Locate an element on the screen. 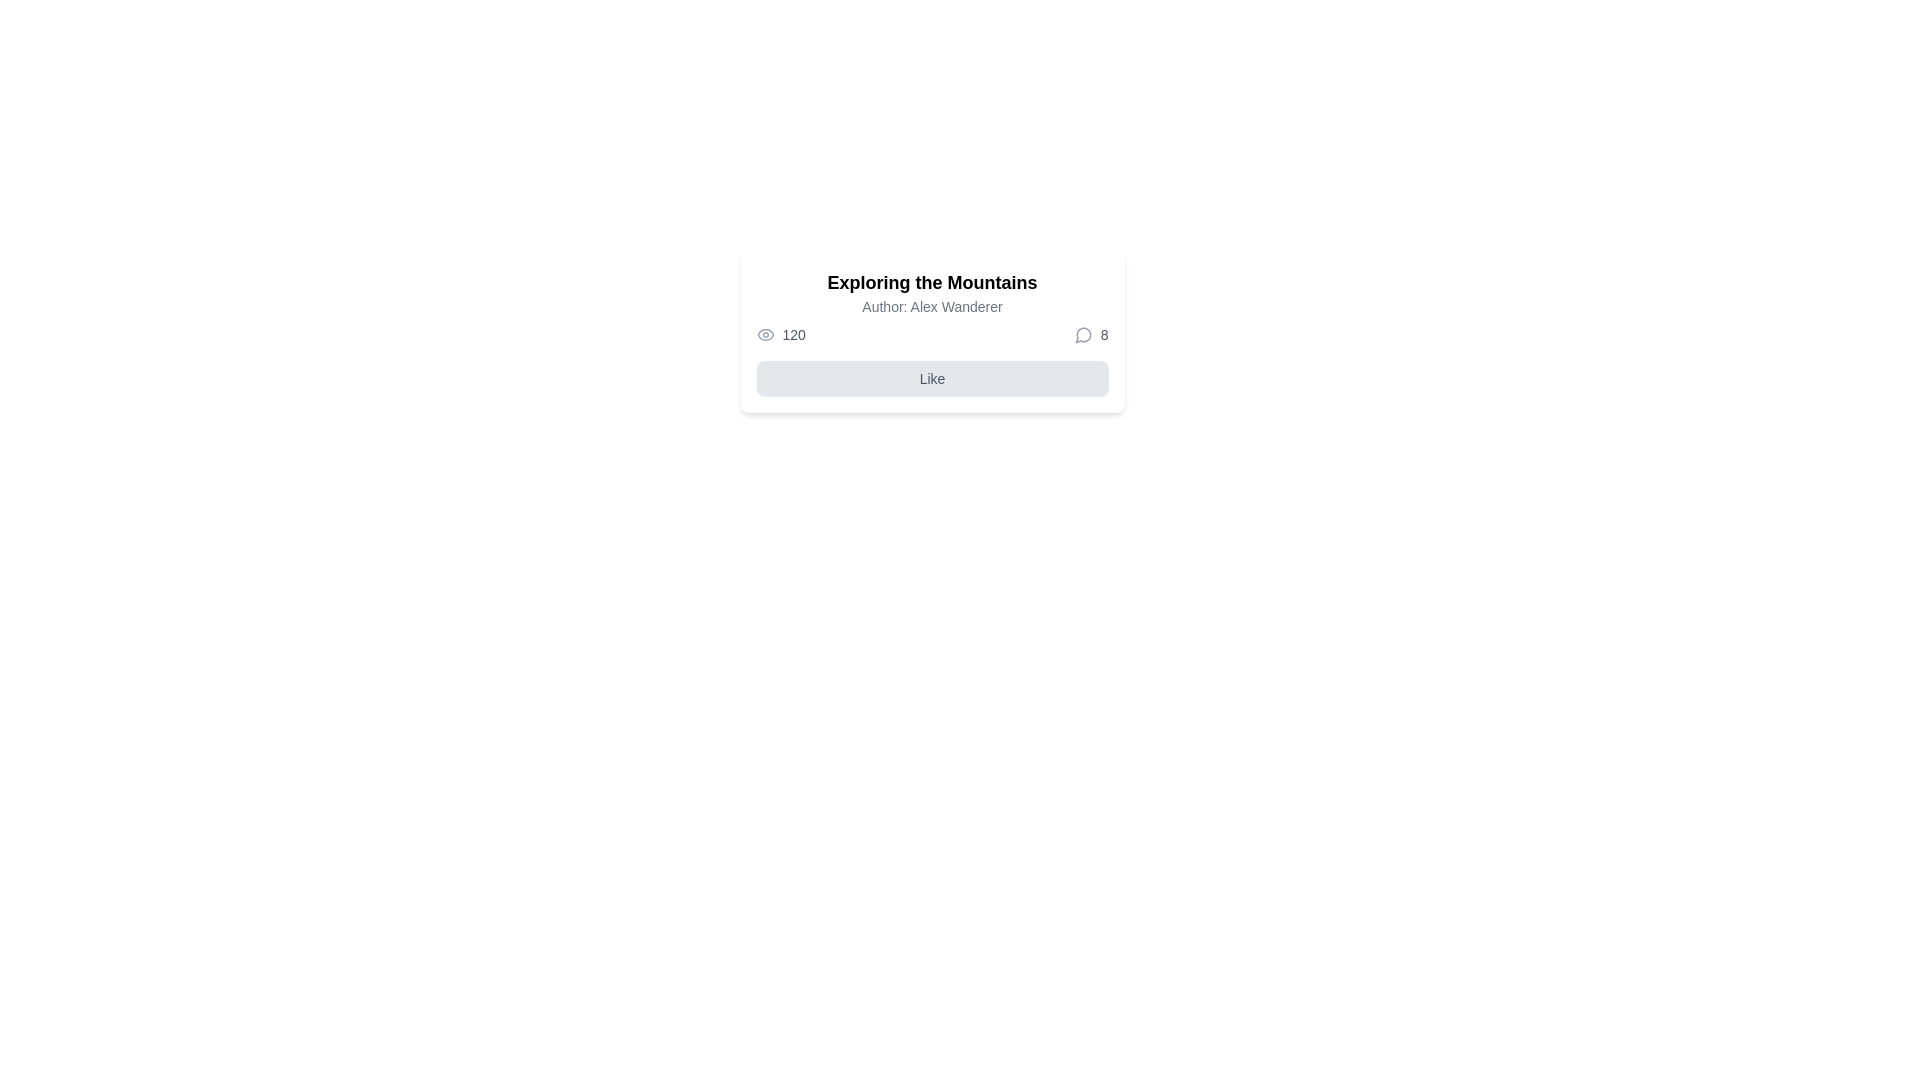  the speech bubble SVG graphic with a gray outline located next to the numeric indicator '8' is located at coordinates (1082, 334).